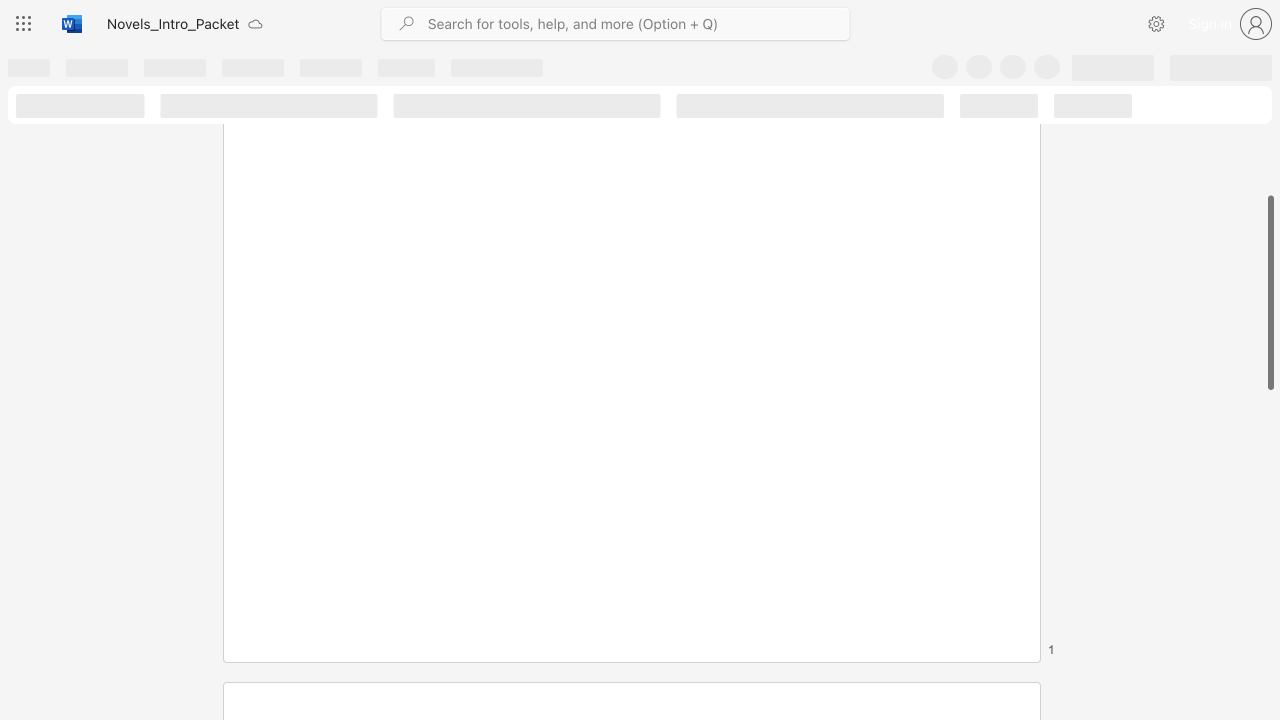  What do you see at coordinates (1269, 293) in the screenshot?
I see `the scrollbar and move down 550 pixels` at bounding box center [1269, 293].